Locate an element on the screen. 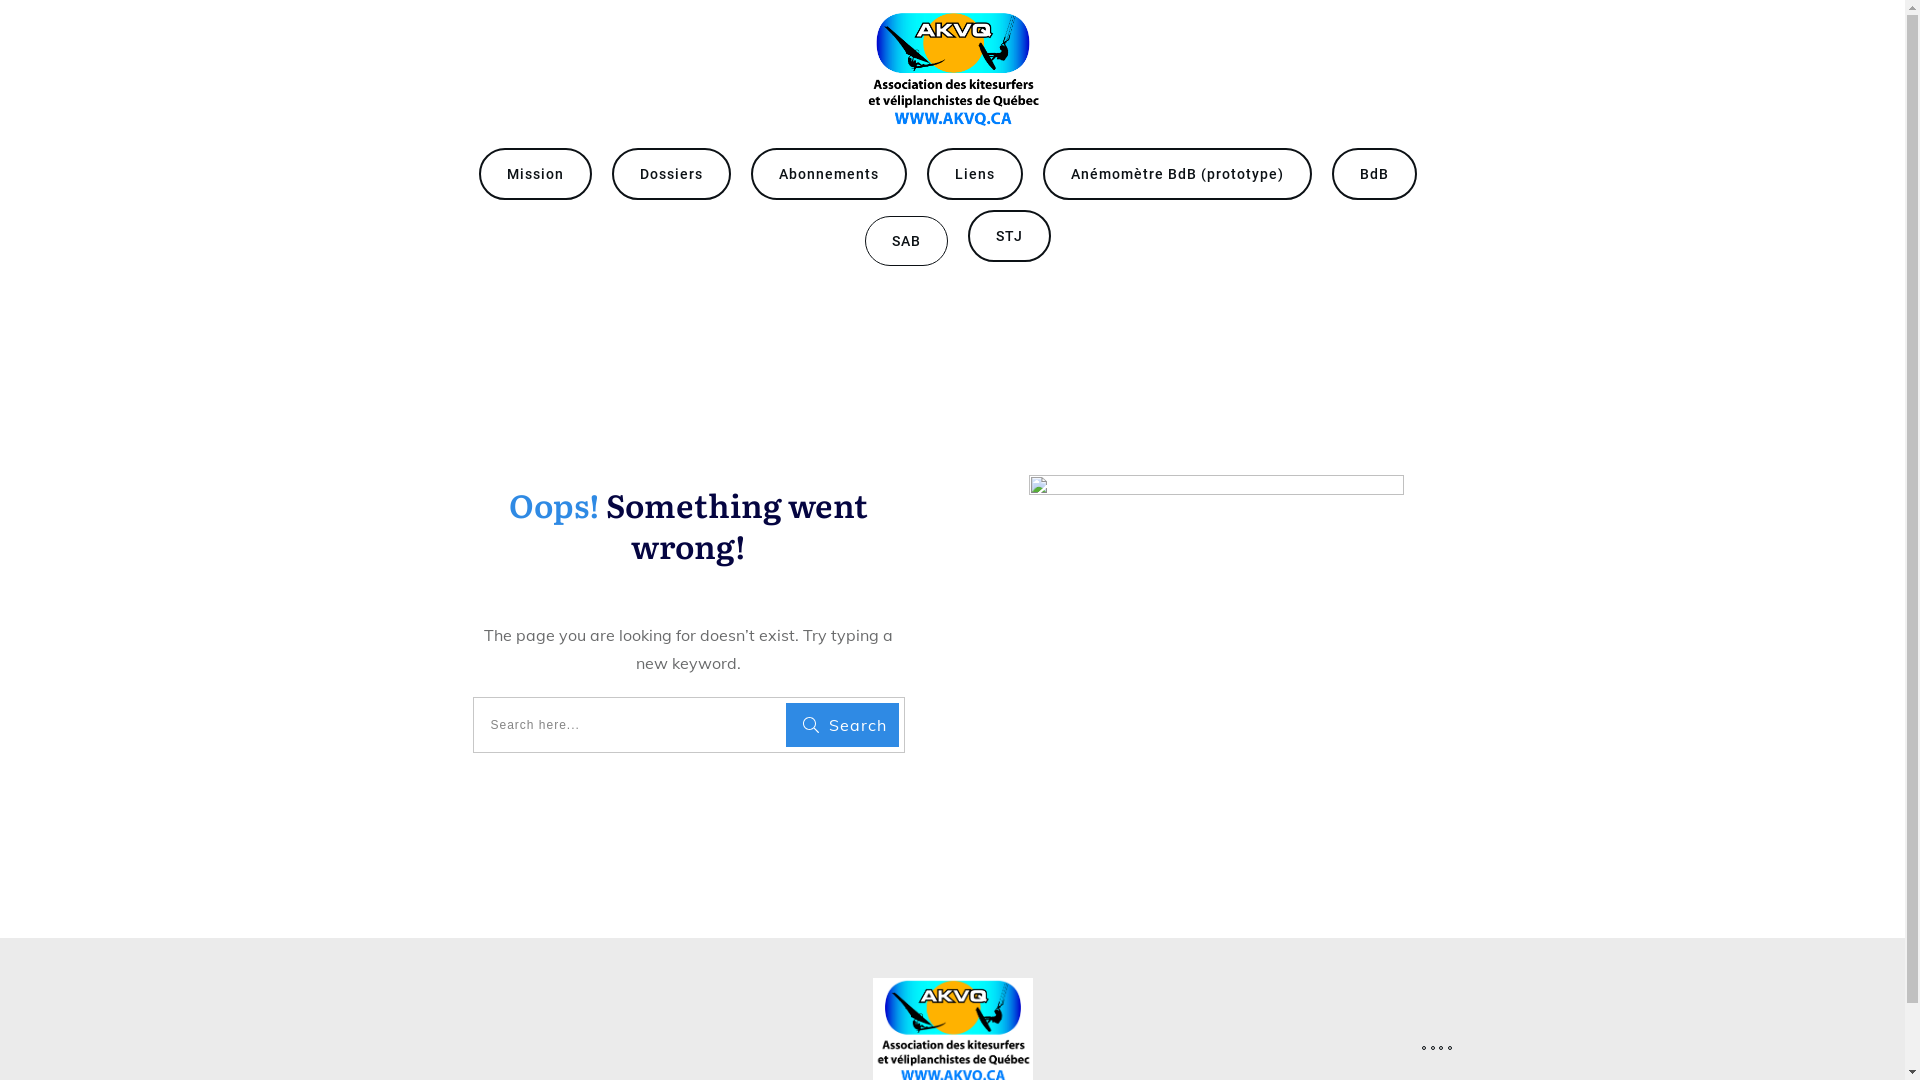 The width and height of the screenshot is (1920, 1080). 'SAB' is located at coordinates (891, 239).